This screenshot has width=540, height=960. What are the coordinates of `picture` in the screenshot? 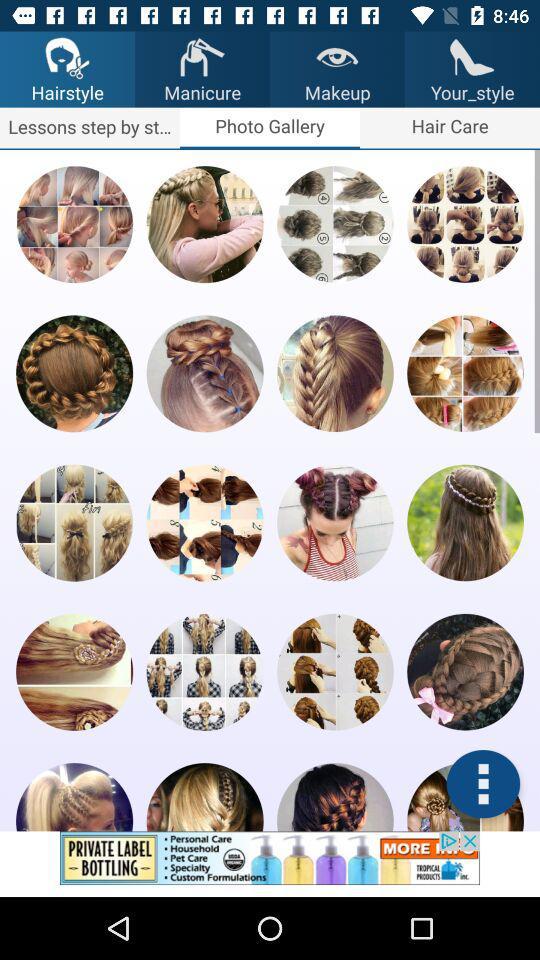 It's located at (204, 797).